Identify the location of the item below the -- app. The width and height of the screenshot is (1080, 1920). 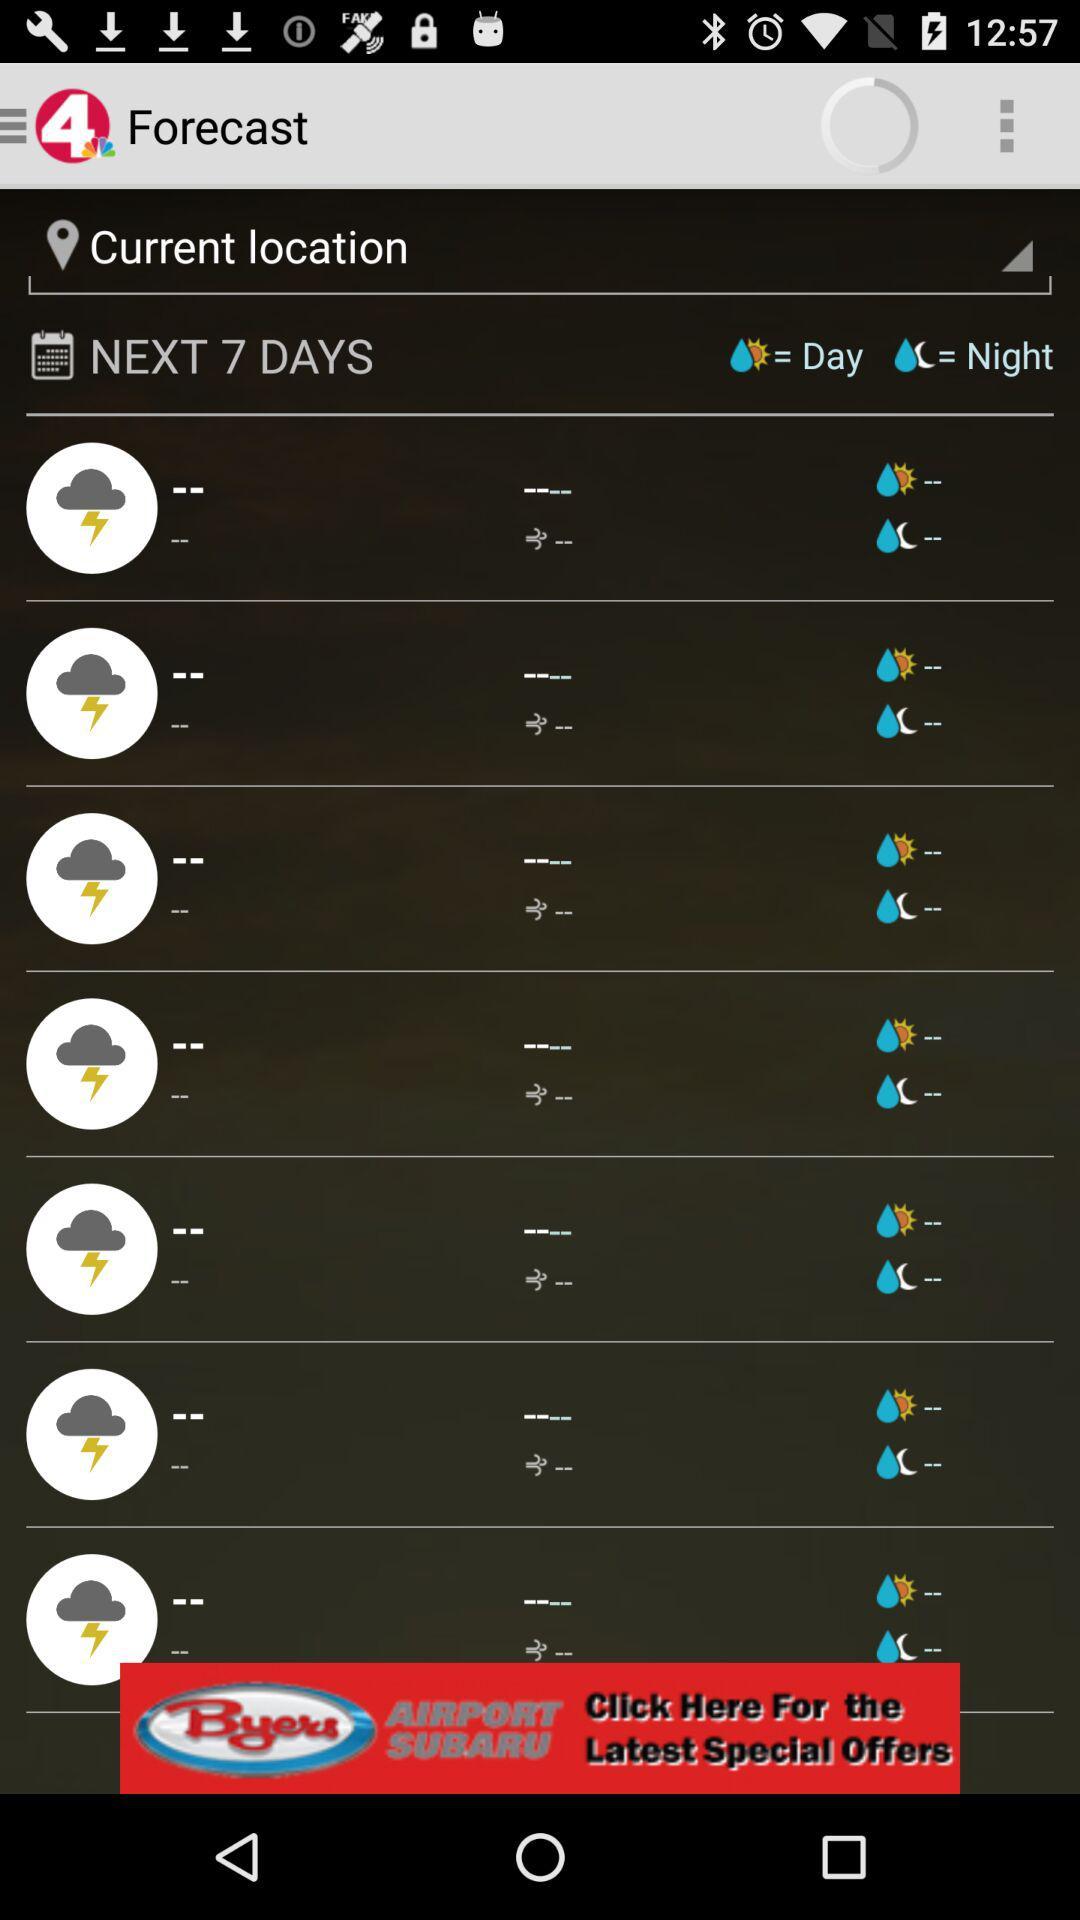
(909, 1219).